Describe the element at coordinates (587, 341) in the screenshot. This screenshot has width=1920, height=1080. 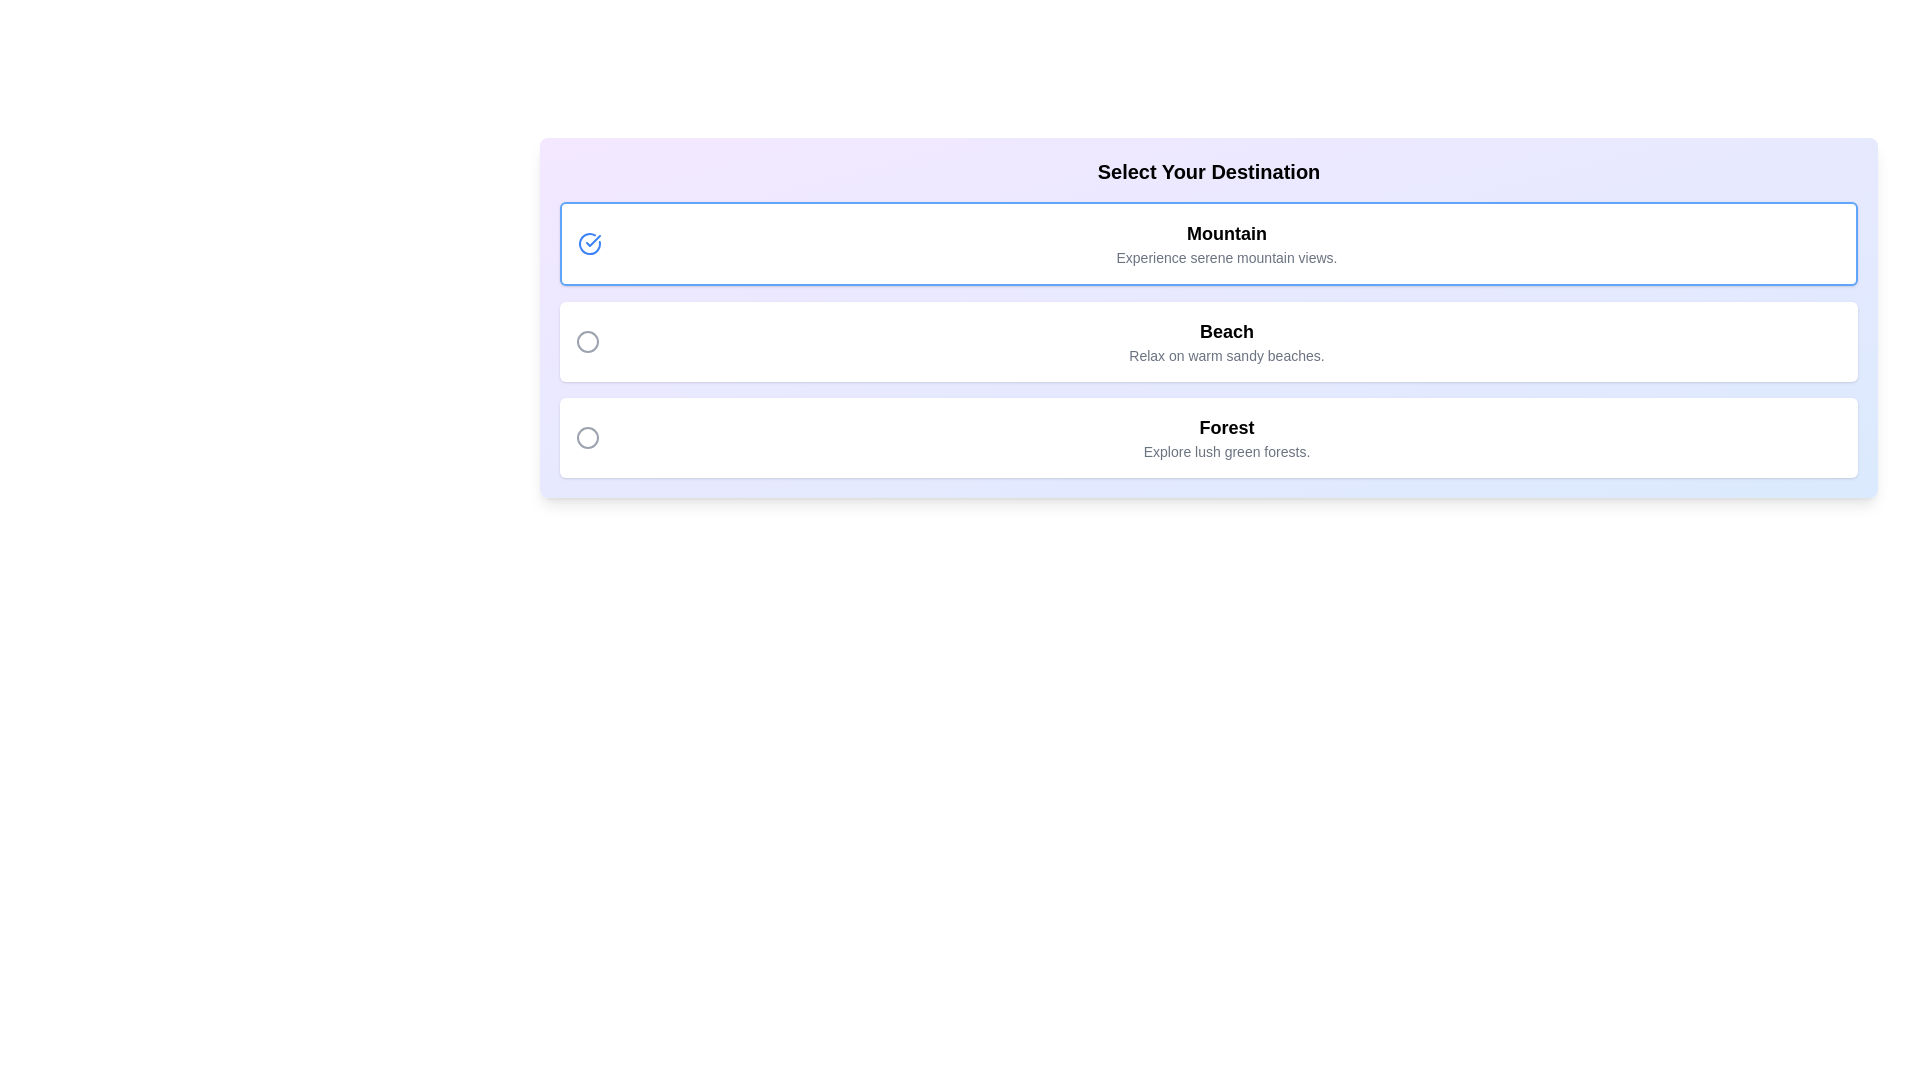
I see `the circular radio button indicator with a gray fill, which is part of the second list item in the selection menu preceding the 'Beach' label` at that location.